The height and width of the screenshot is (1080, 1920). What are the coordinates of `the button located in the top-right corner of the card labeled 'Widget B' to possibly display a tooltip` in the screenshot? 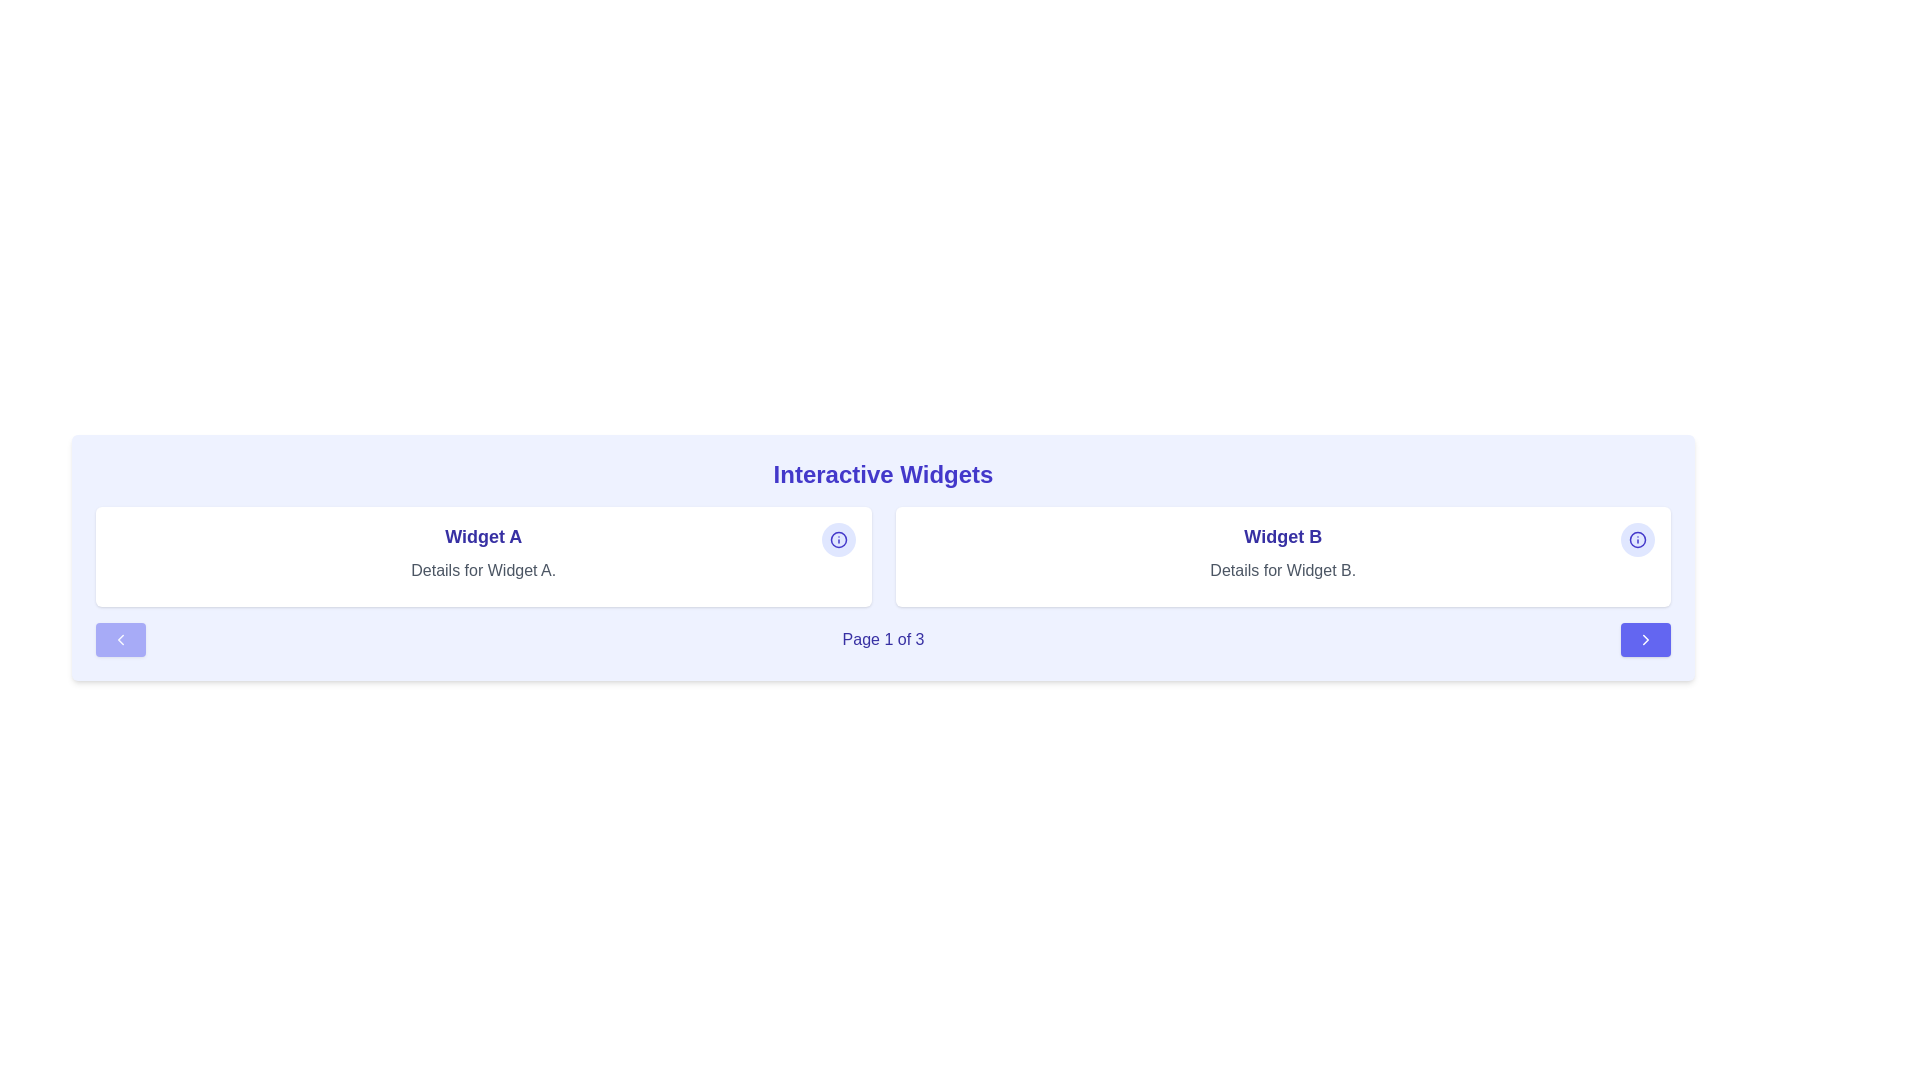 It's located at (1637, 540).